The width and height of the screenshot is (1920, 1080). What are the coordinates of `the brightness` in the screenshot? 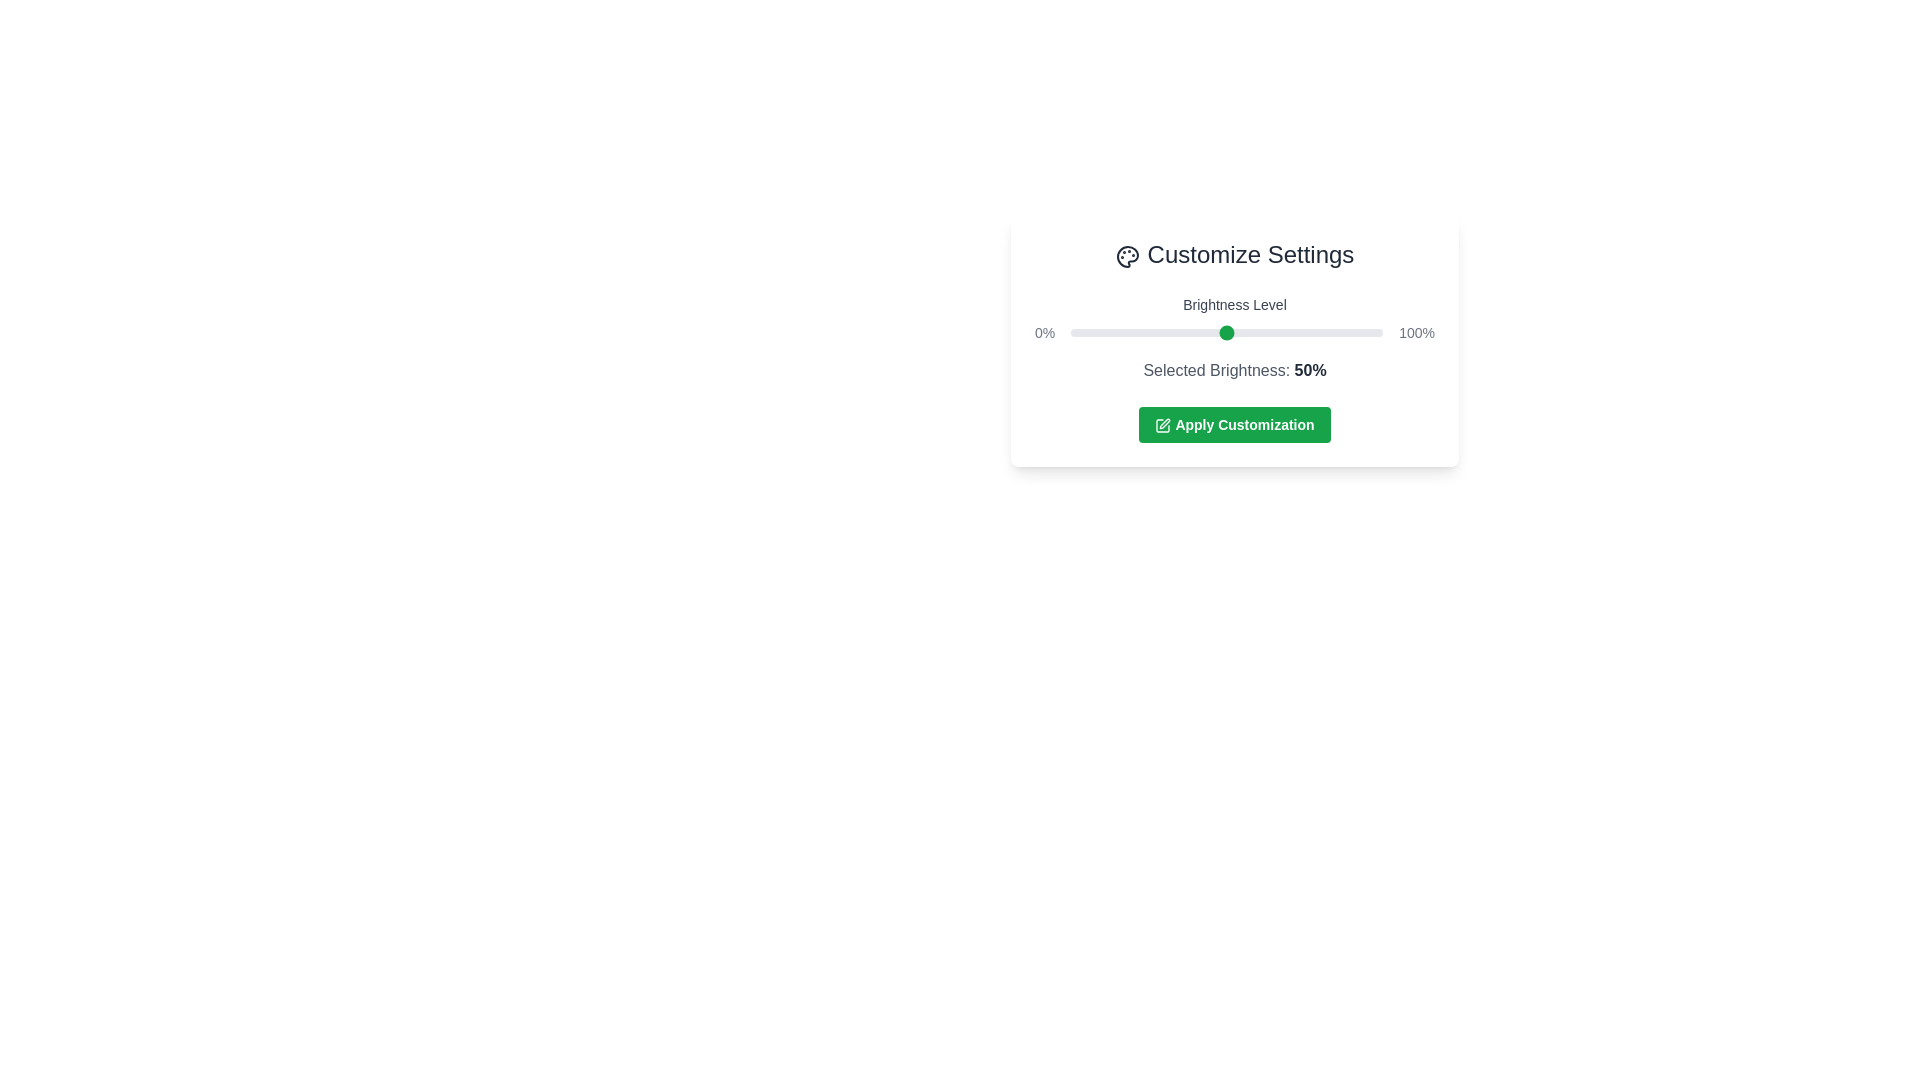 It's located at (1085, 331).